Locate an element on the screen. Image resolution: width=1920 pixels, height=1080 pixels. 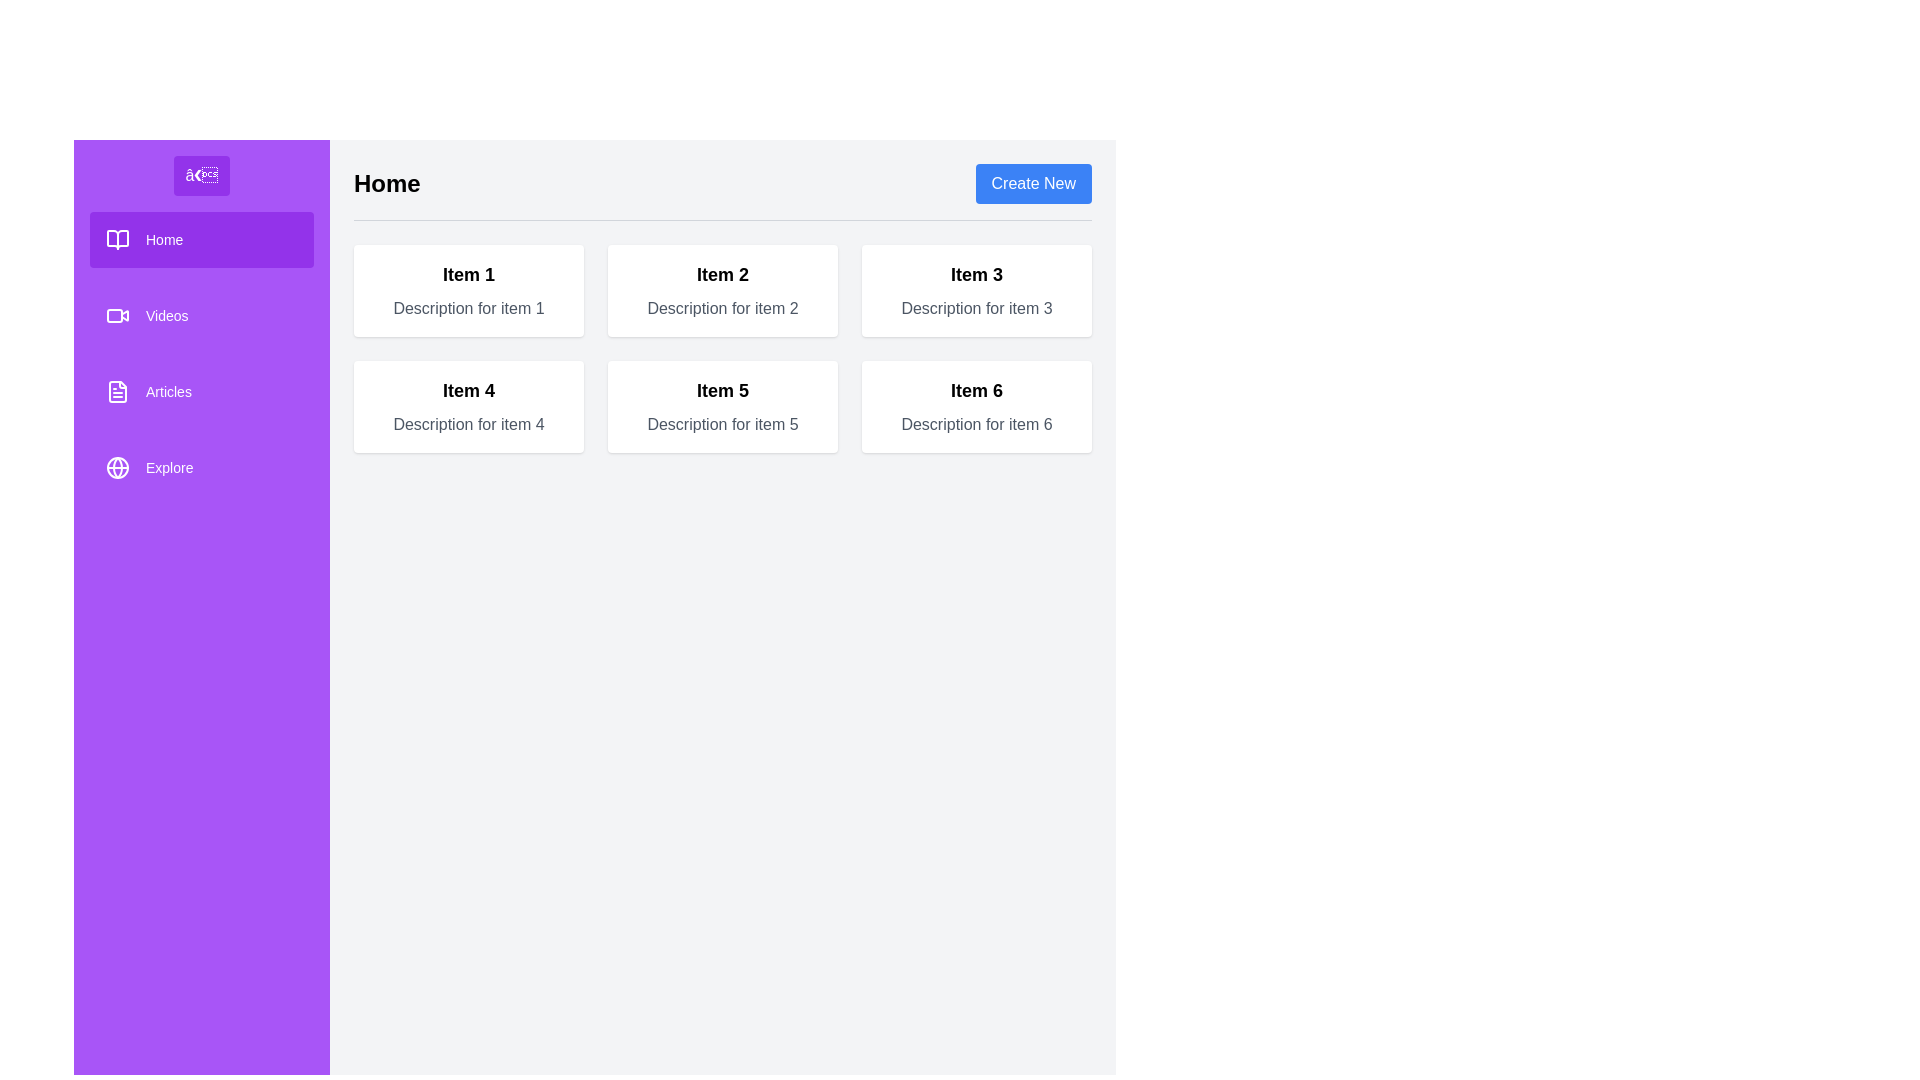
the 'Articles' text label in the left-side navigation panel, which is the third item in a vertical list of options including 'Home,' 'Videos,' and 'Explore.' is located at coordinates (168, 392).